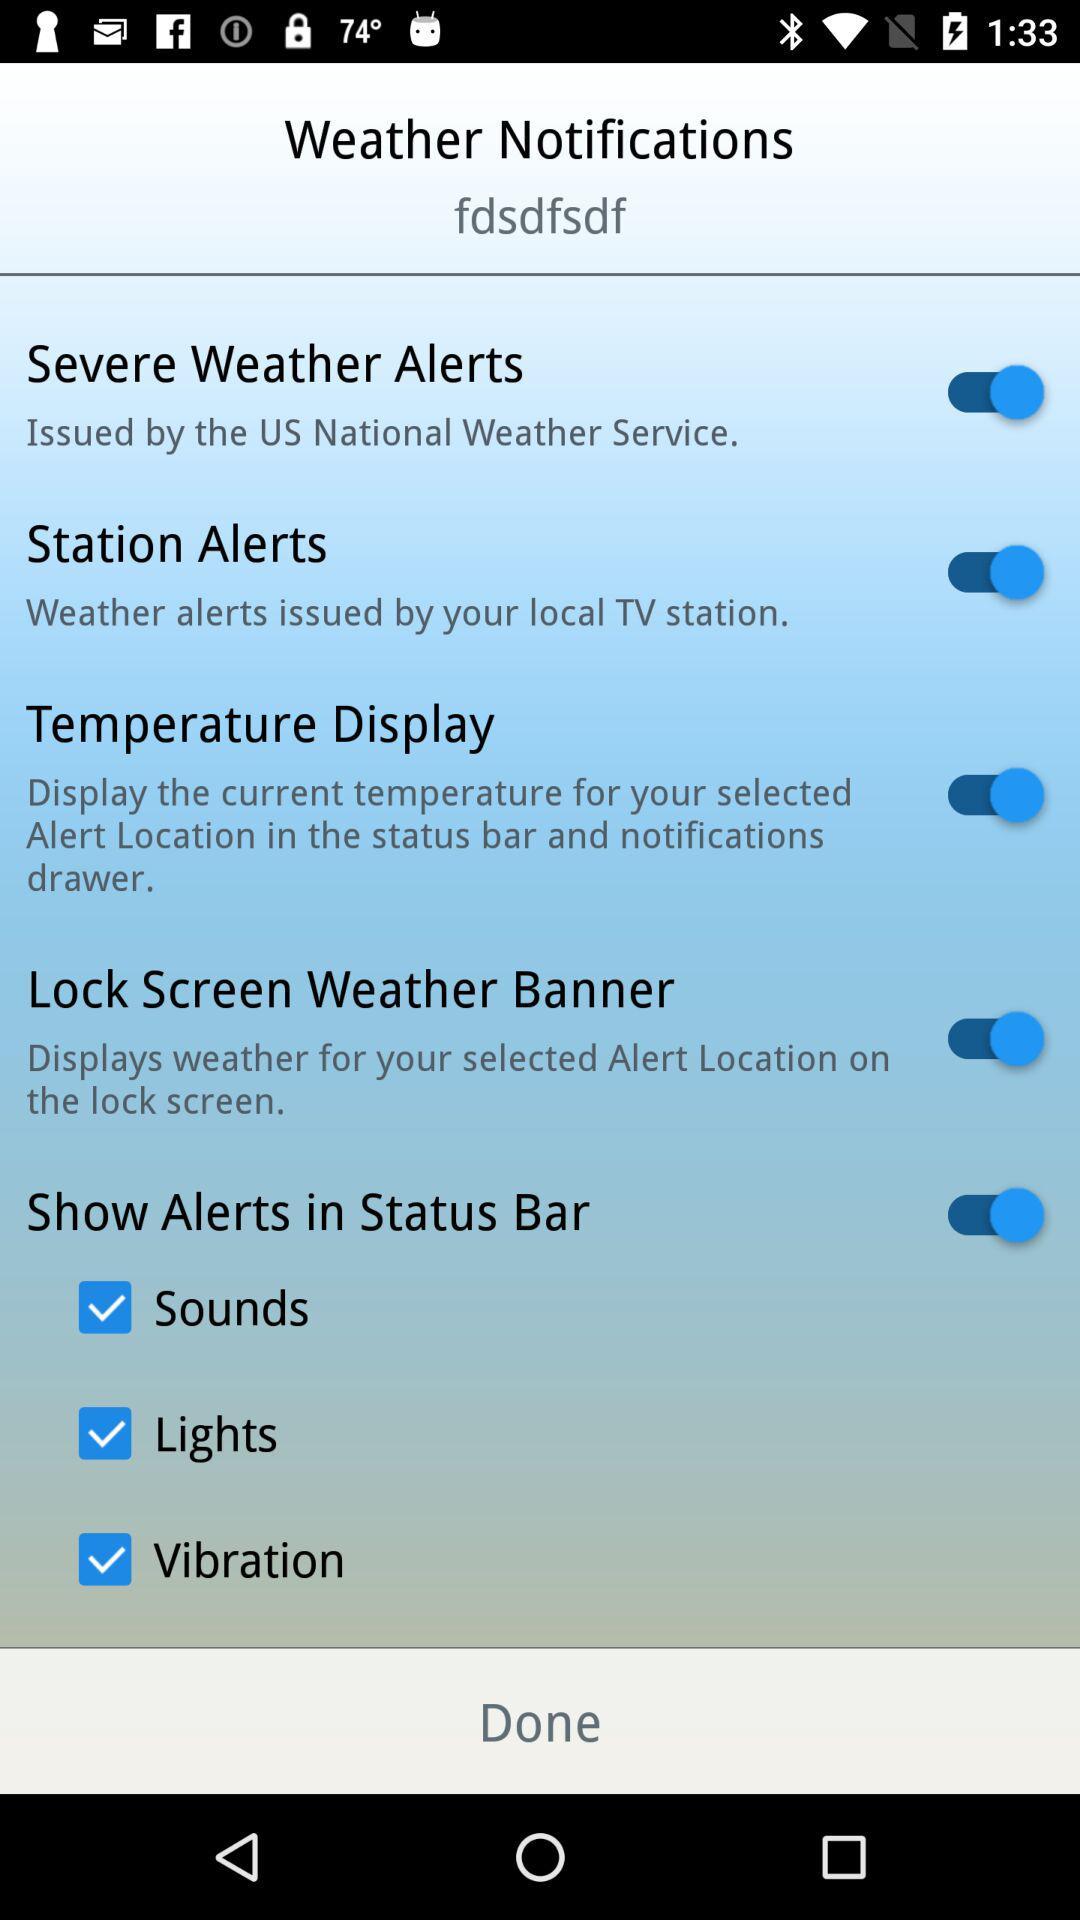 The height and width of the screenshot is (1920, 1080). What do you see at coordinates (461, 834) in the screenshot?
I see `item above the lock screen weather icon` at bounding box center [461, 834].